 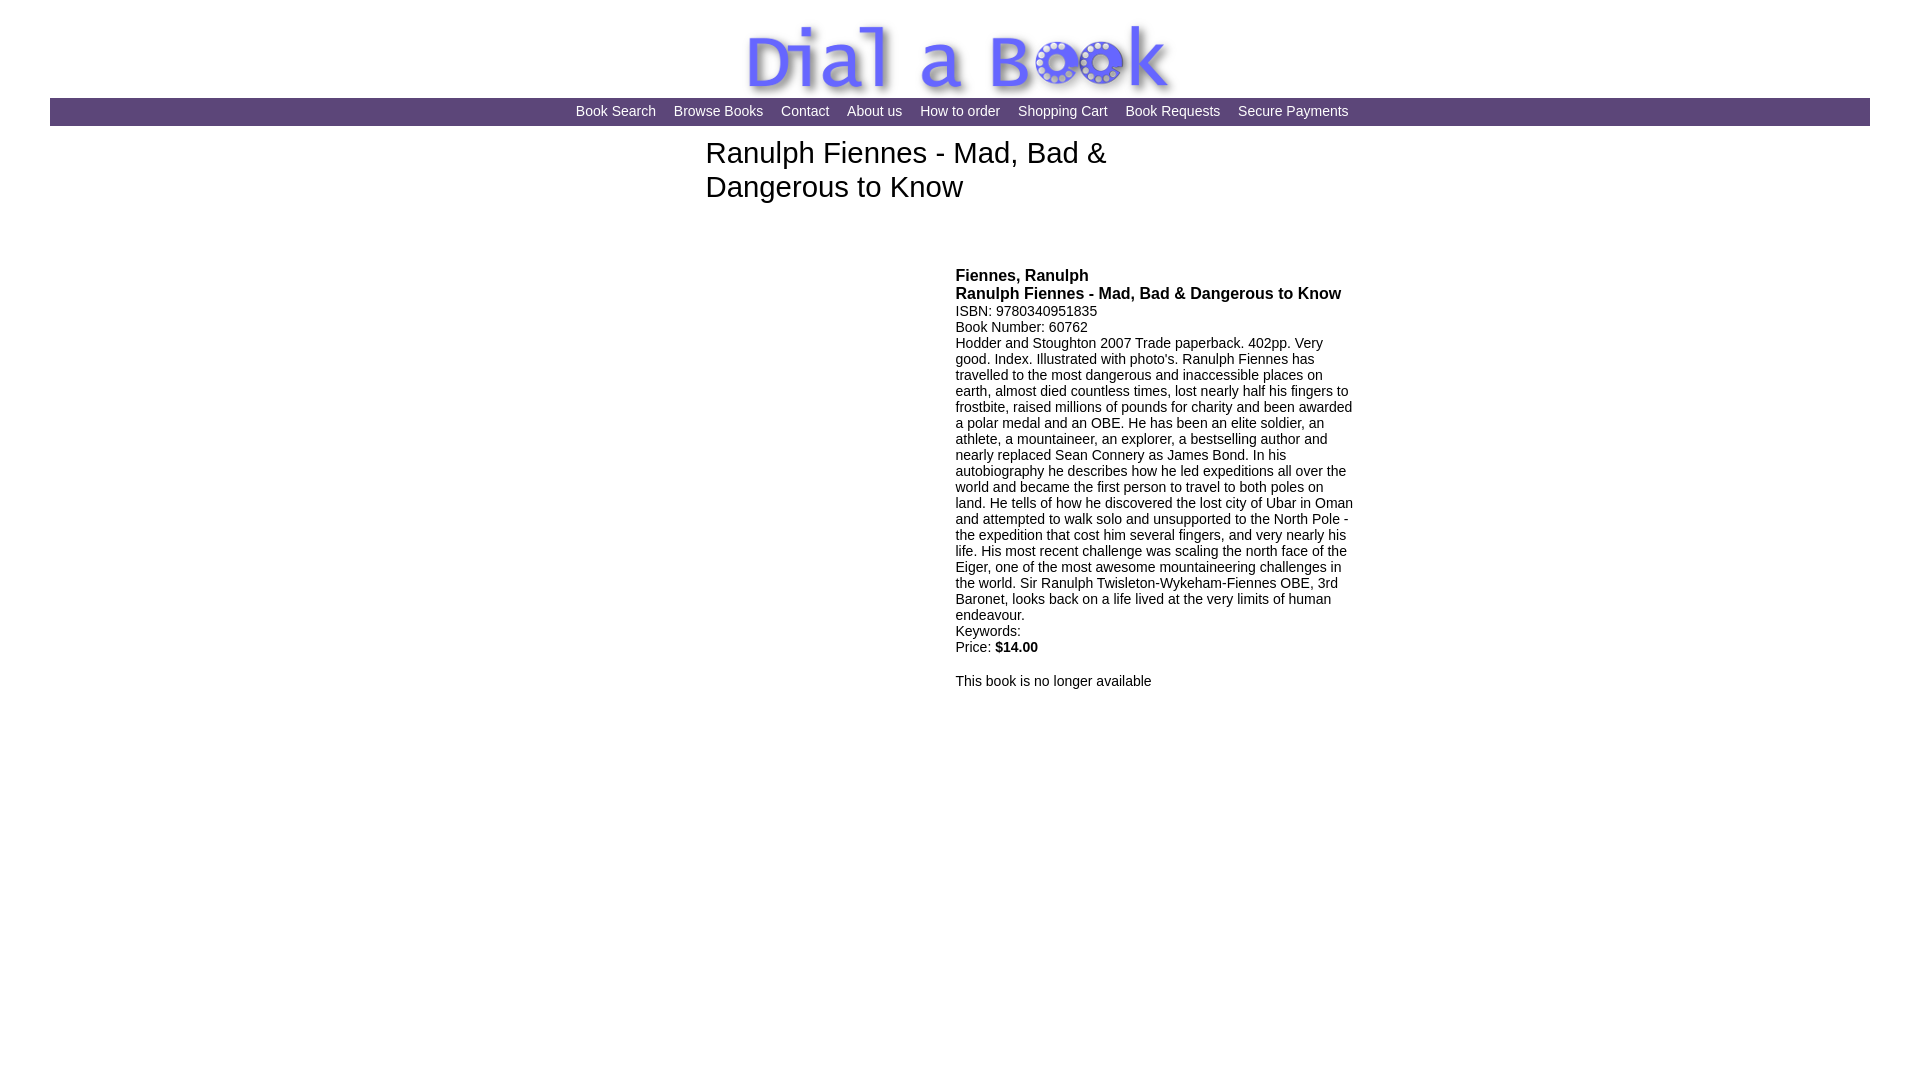 What do you see at coordinates (874, 111) in the screenshot?
I see `'About us'` at bounding box center [874, 111].